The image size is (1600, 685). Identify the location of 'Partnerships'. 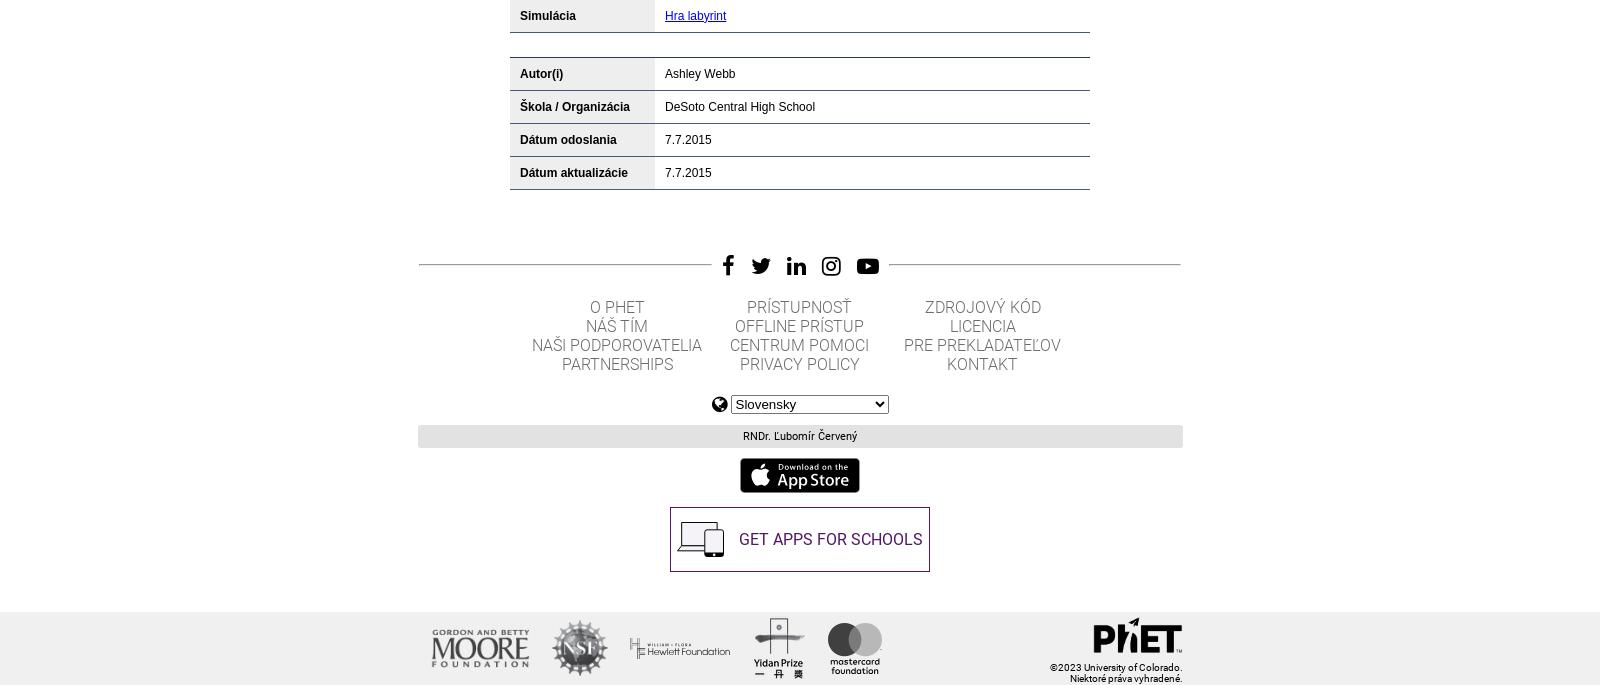
(616, 363).